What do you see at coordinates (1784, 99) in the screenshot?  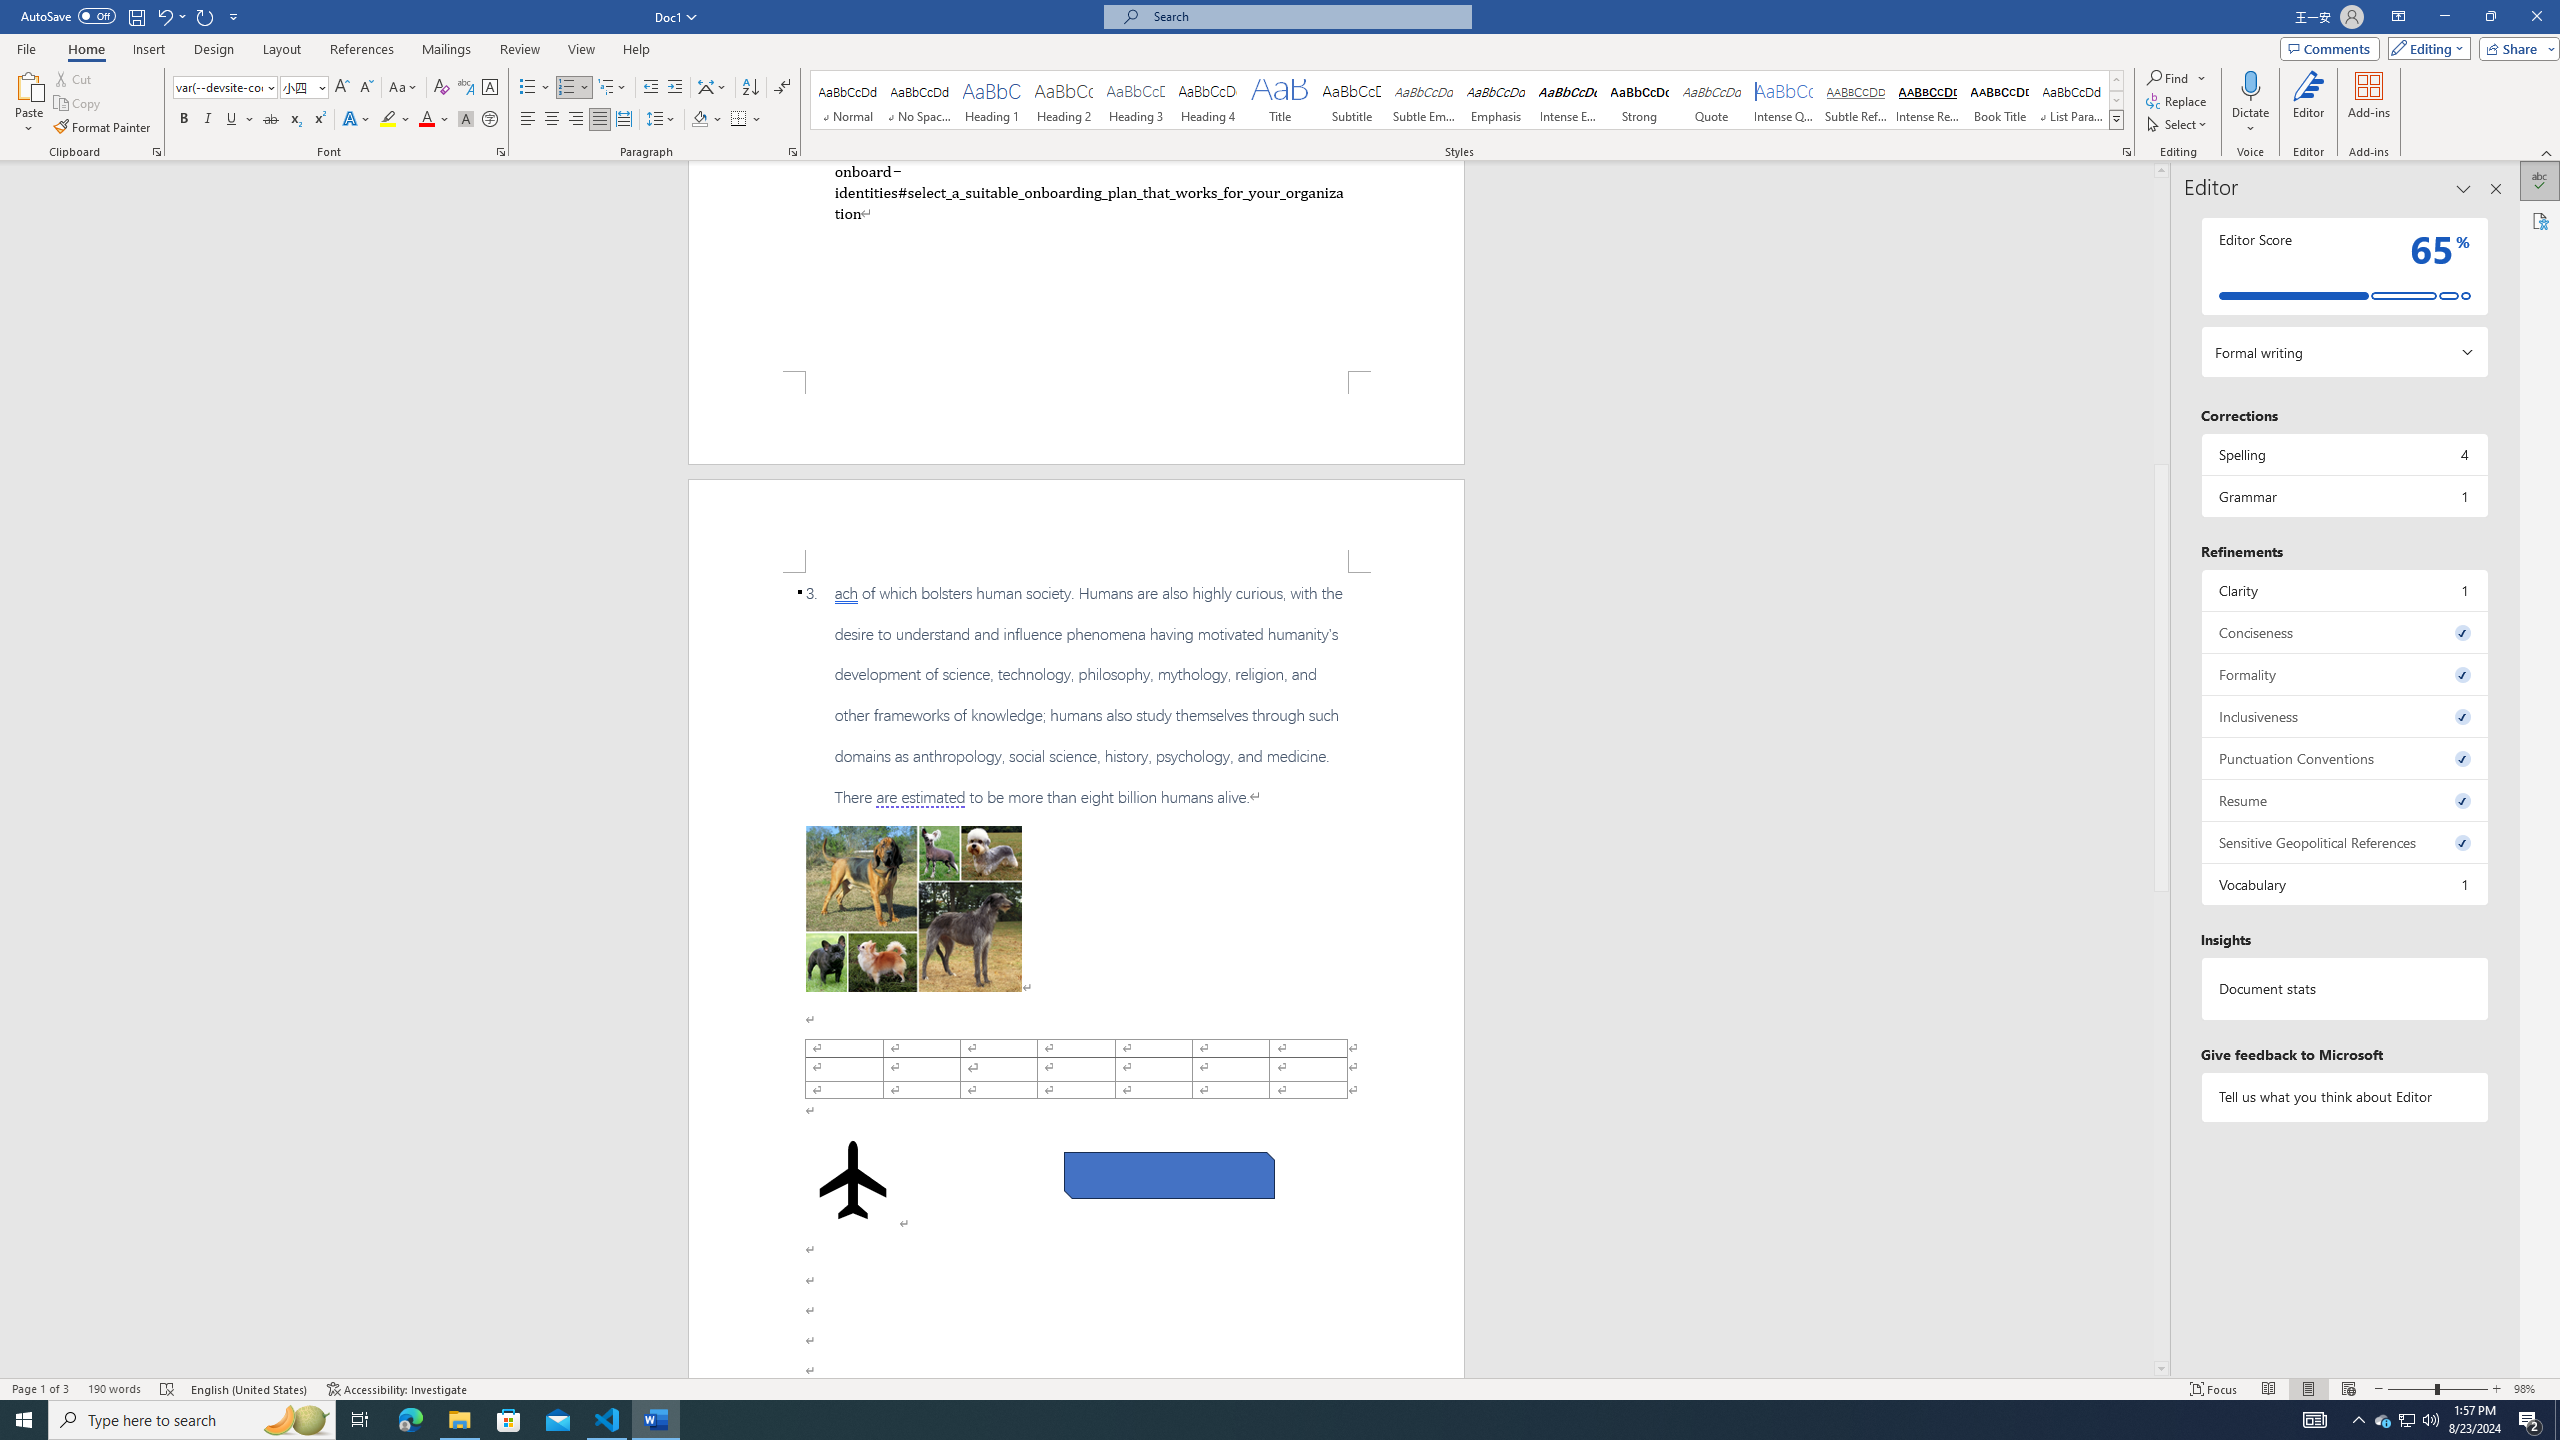 I see `'Intense Quote'` at bounding box center [1784, 99].